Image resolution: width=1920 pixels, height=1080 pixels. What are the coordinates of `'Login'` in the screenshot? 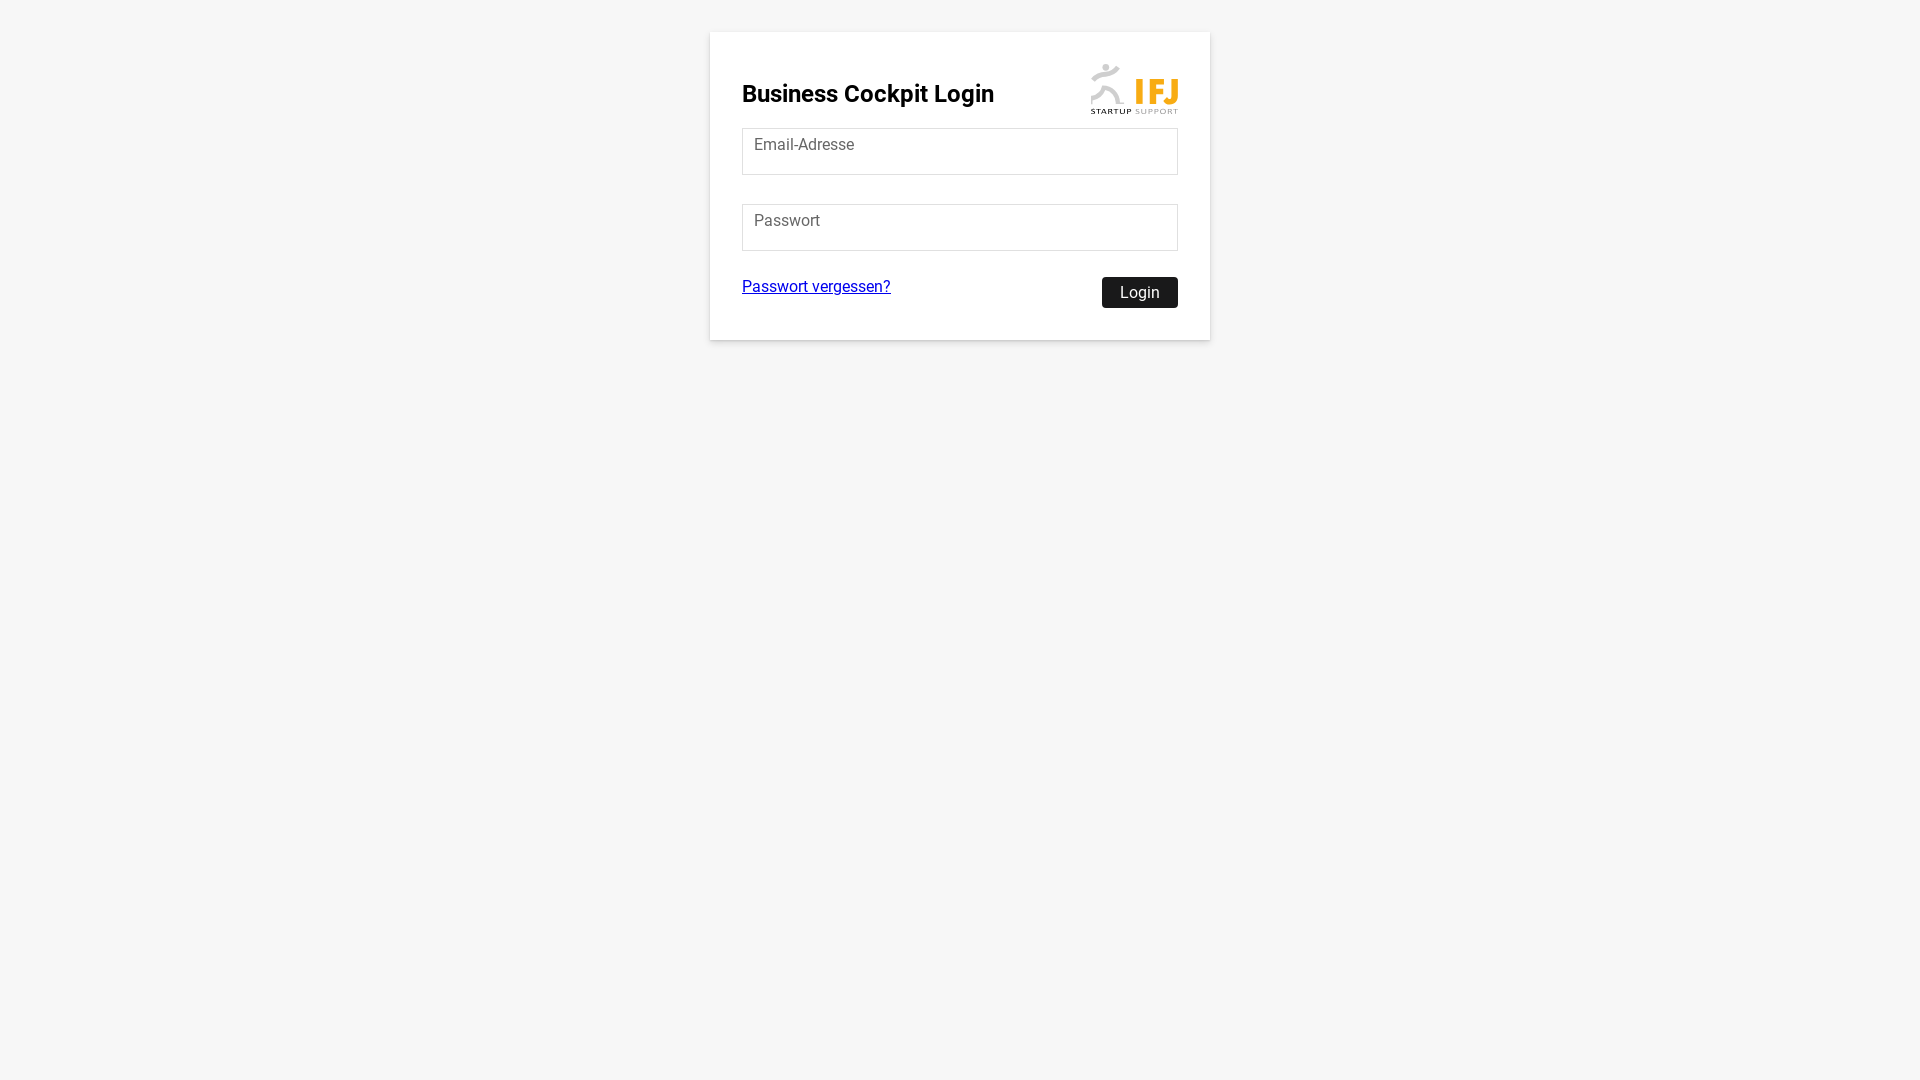 It's located at (1140, 292).